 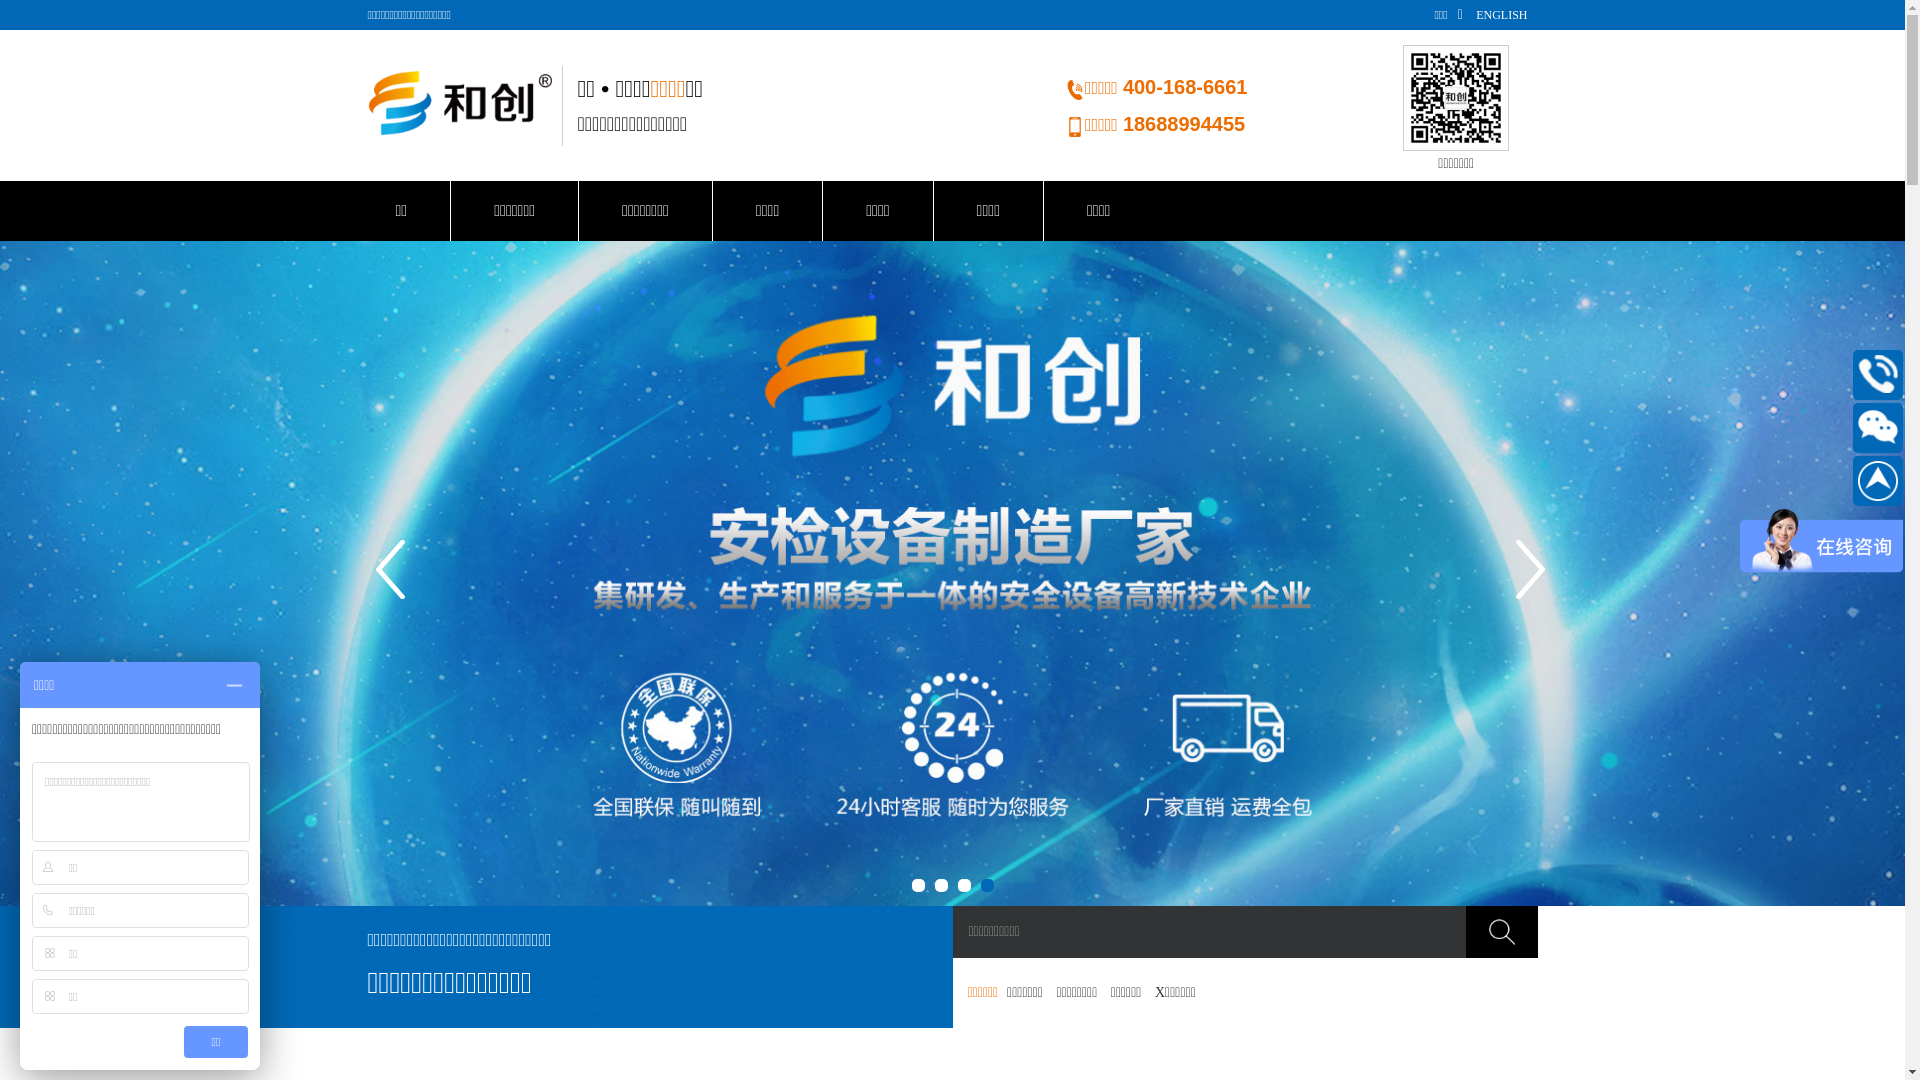 I want to click on 'ENGLISH', so click(x=1501, y=15).